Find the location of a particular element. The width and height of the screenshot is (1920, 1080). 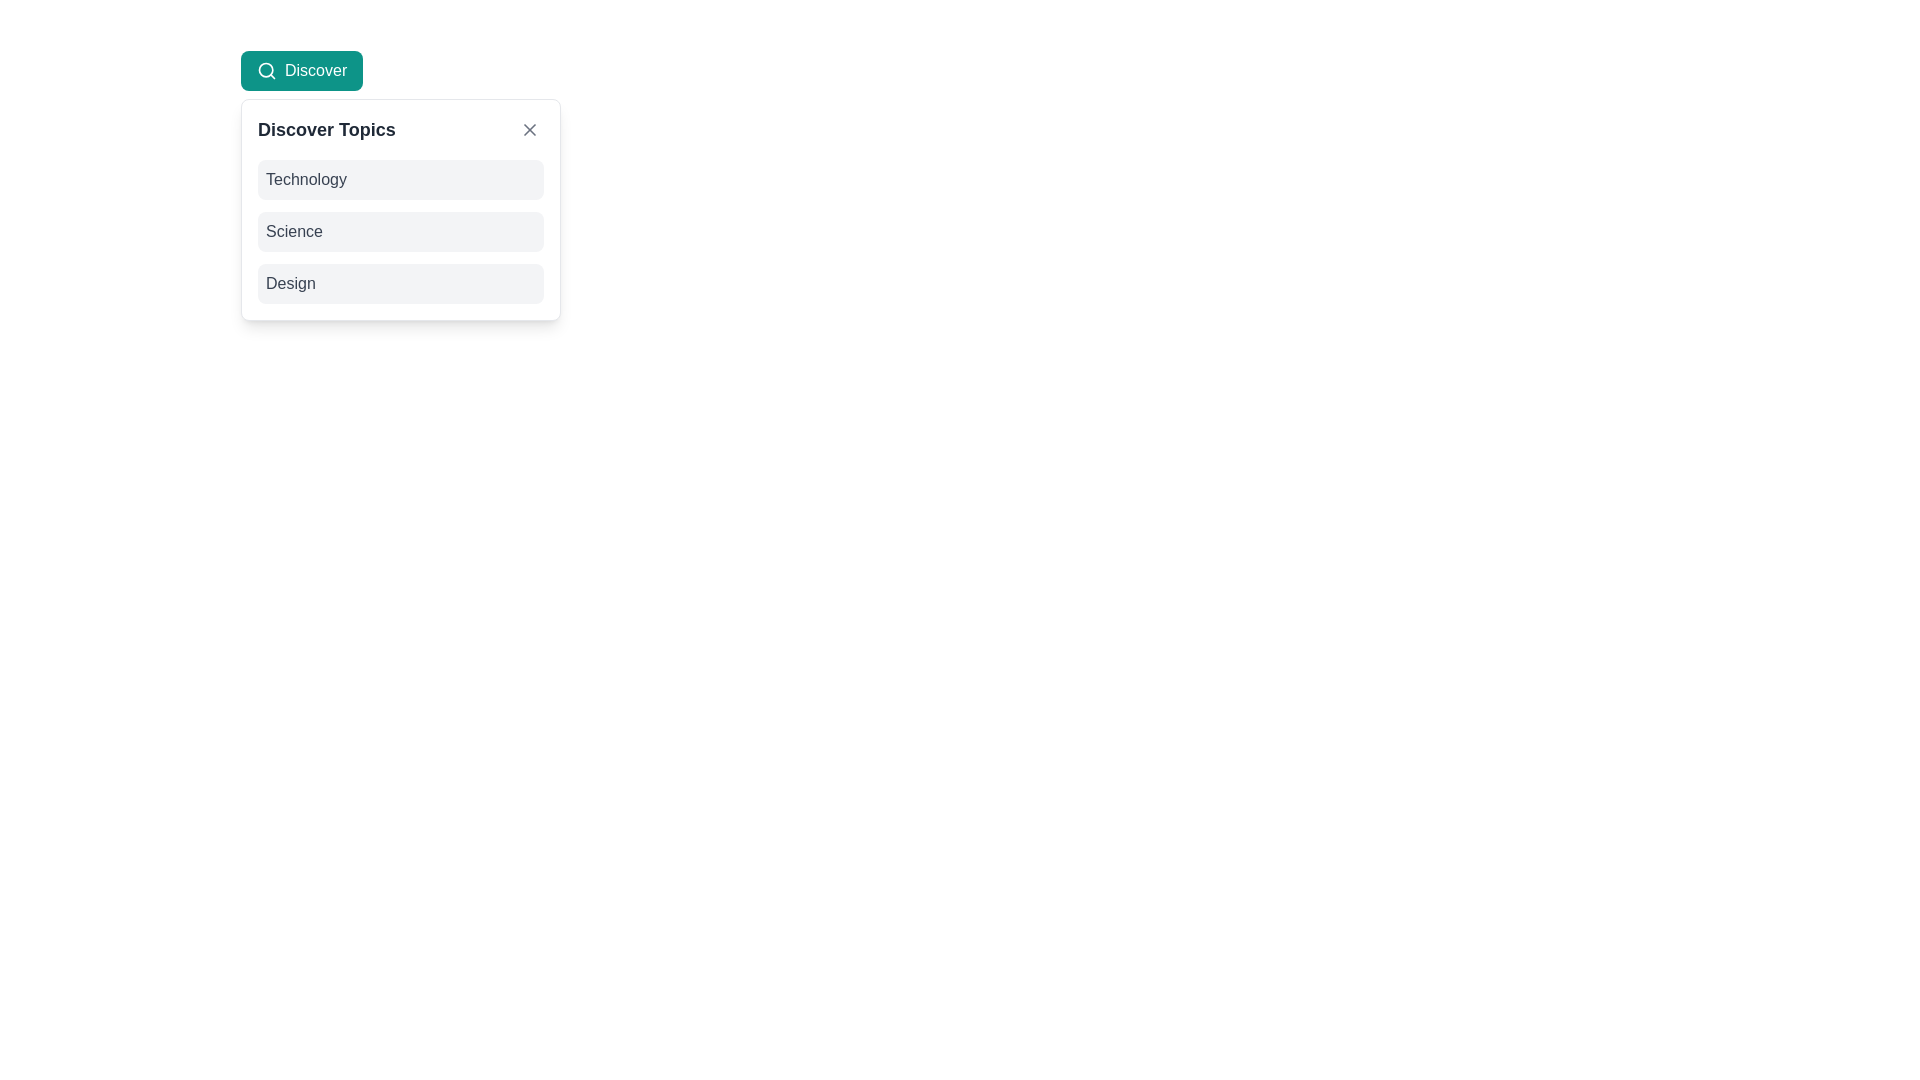

the bold heading text 'Discover Topics', which is styled with a large font size and dark gray color, located on the left side of the group above a list of topic options is located at coordinates (326, 130).